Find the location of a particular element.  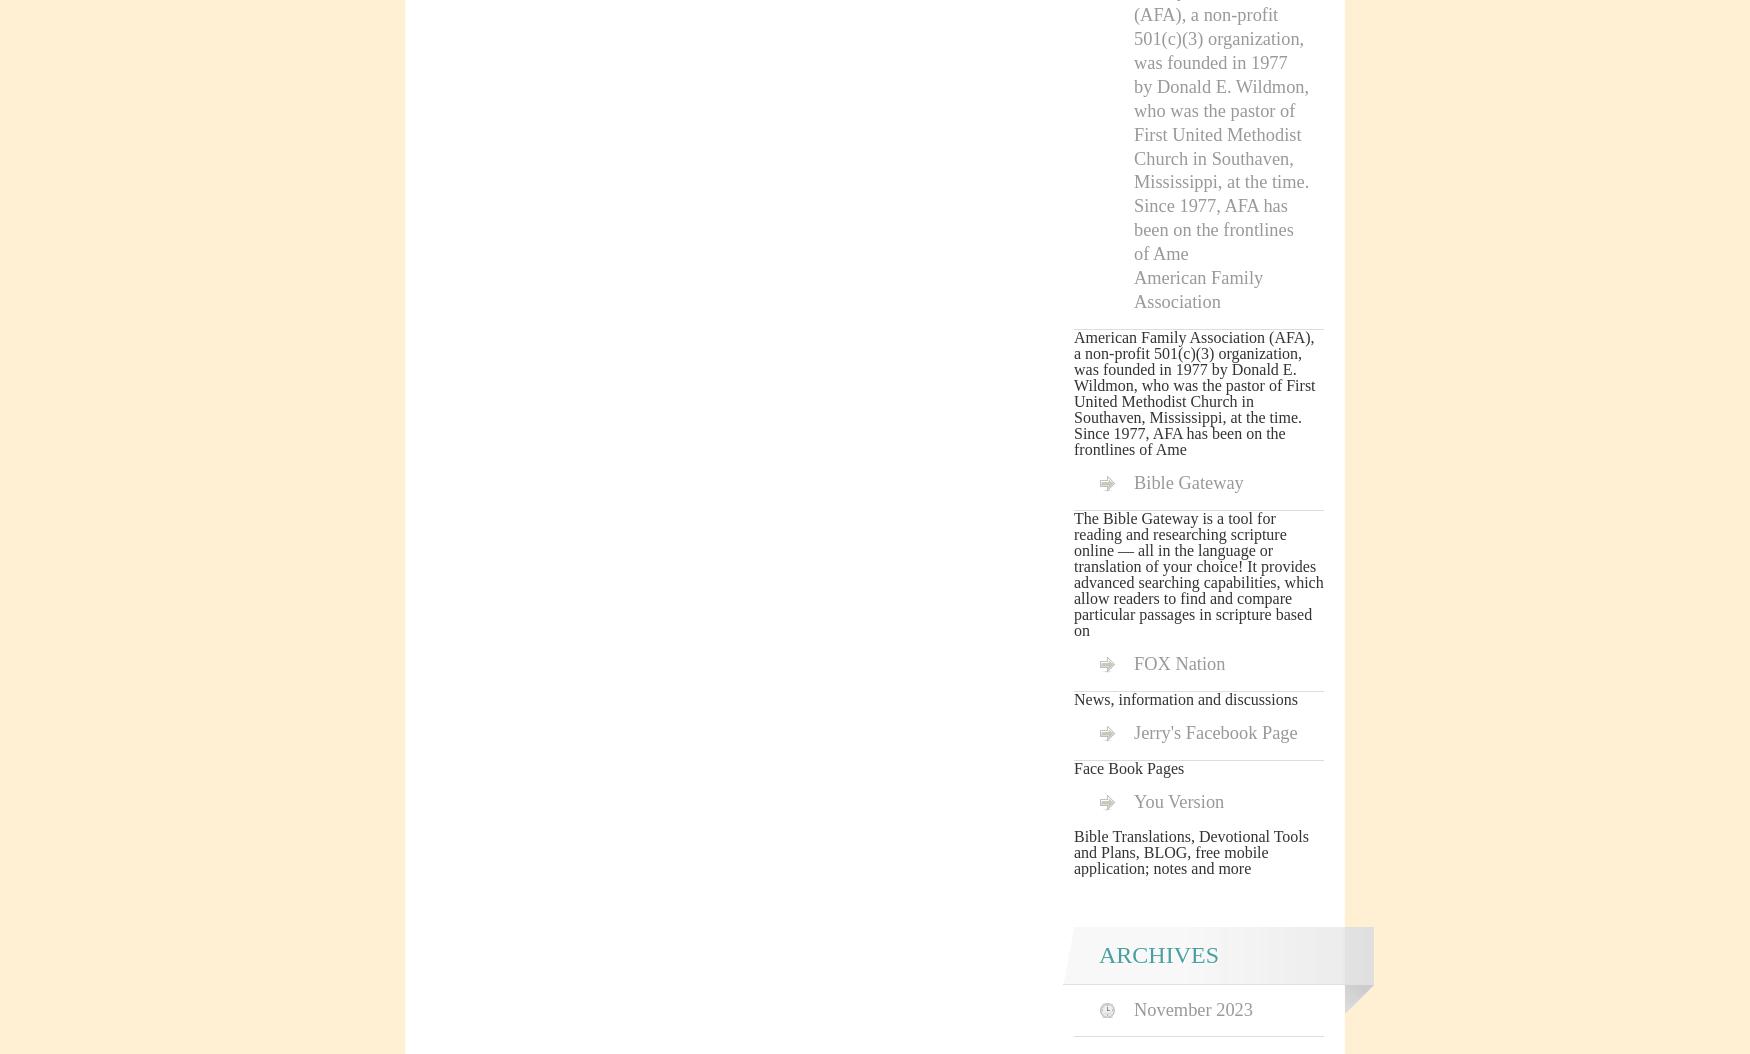

'News, information and discussions' is located at coordinates (1073, 697).